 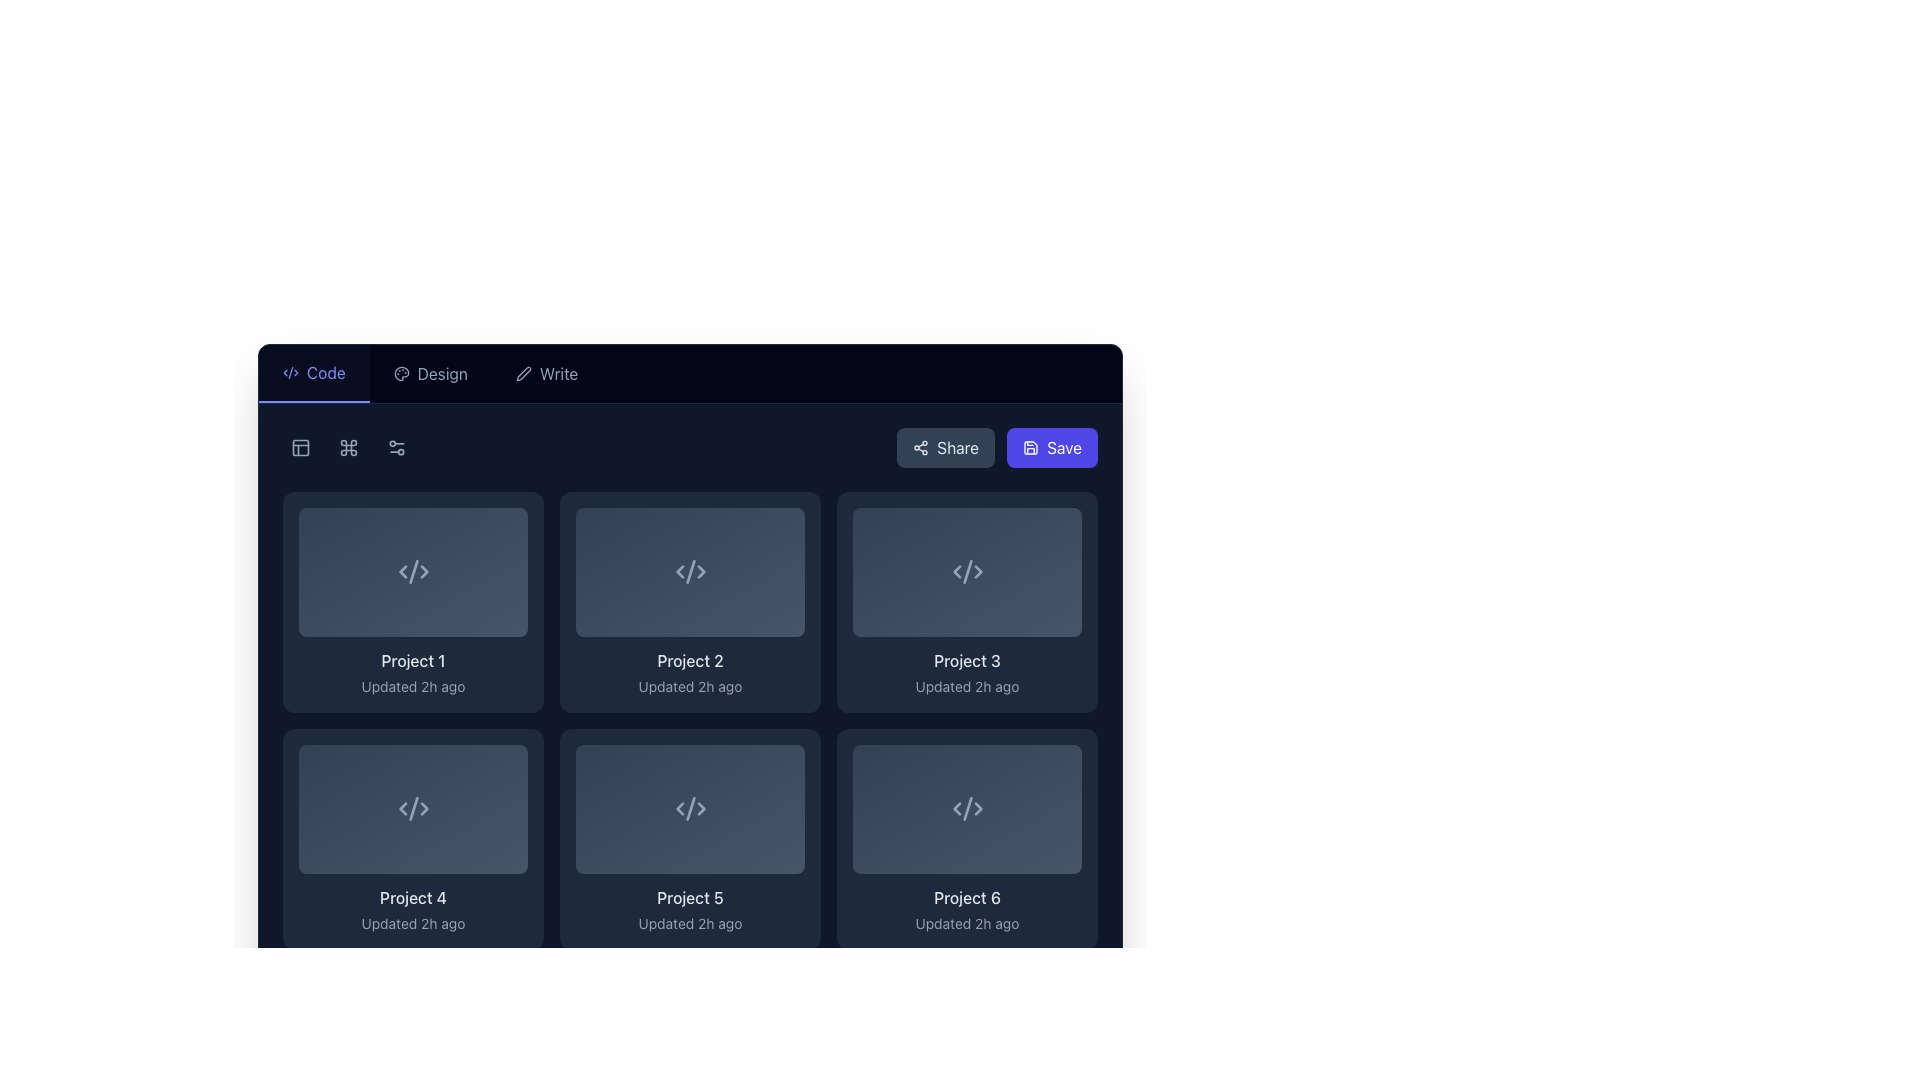 What do you see at coordinates (920, 446) in the screenshot?
I see `the 'Share' icon located in the upper-right section of the interface, adjacent to the 'Save' button, to interact with the 'Share' button functionality` at bounding box center [920, 446].